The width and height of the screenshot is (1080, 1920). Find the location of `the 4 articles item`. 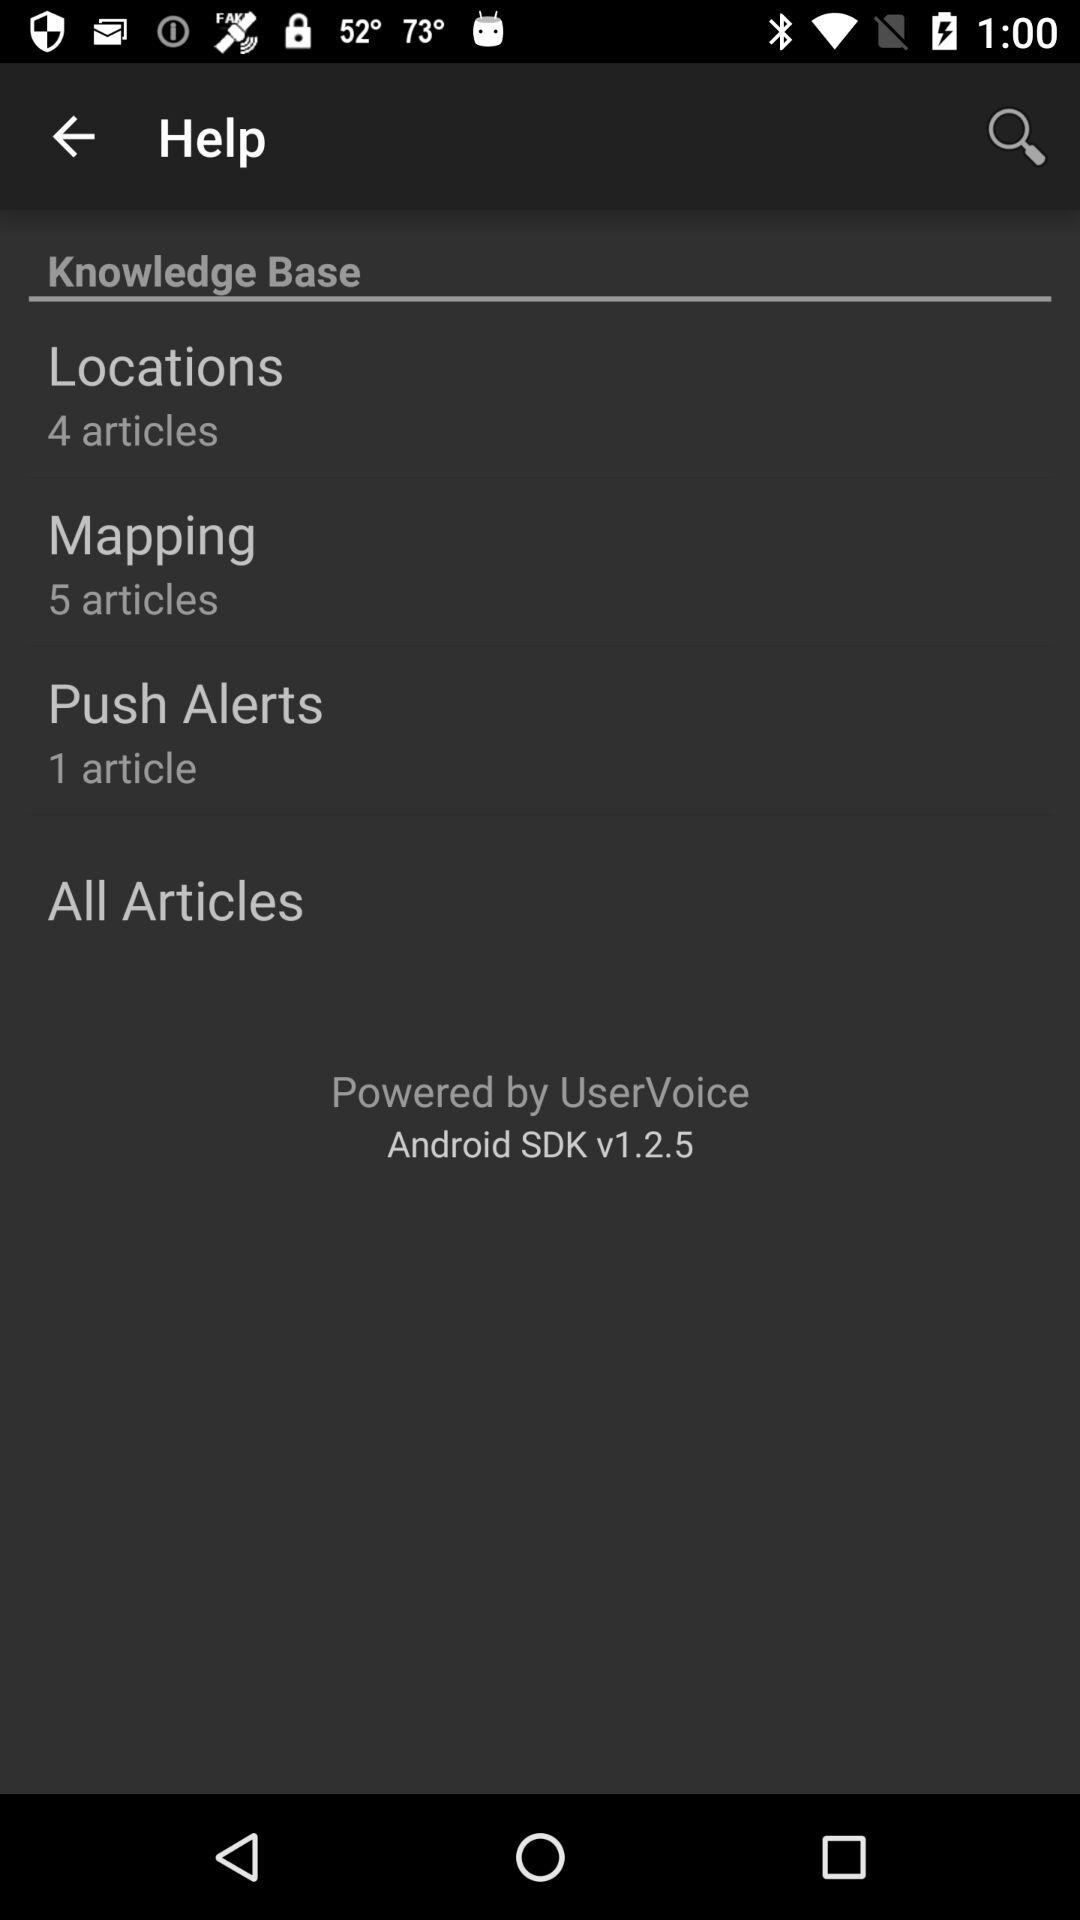

the 4 articles item is located at coordinates (133, 427).